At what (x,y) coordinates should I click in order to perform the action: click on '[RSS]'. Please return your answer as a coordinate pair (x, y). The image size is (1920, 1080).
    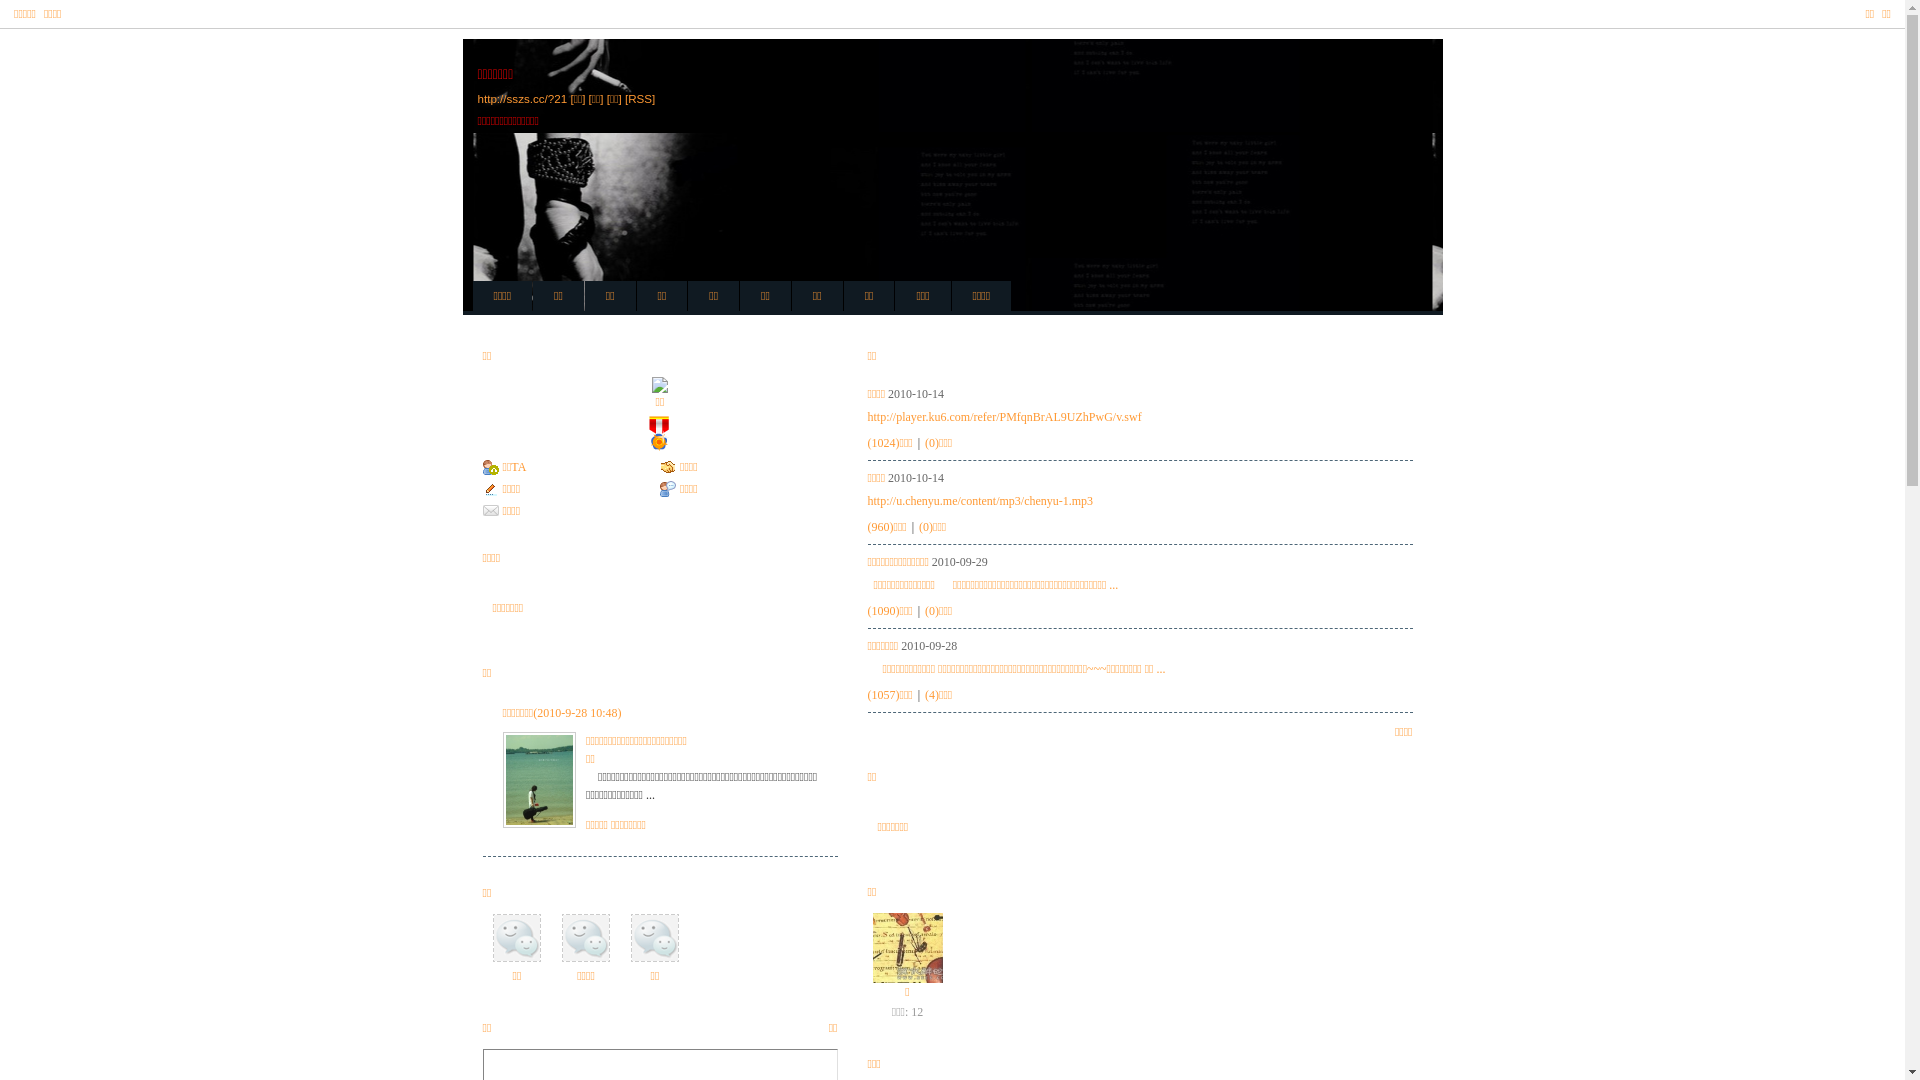
    Looking at the image, I should click on (638, 98).